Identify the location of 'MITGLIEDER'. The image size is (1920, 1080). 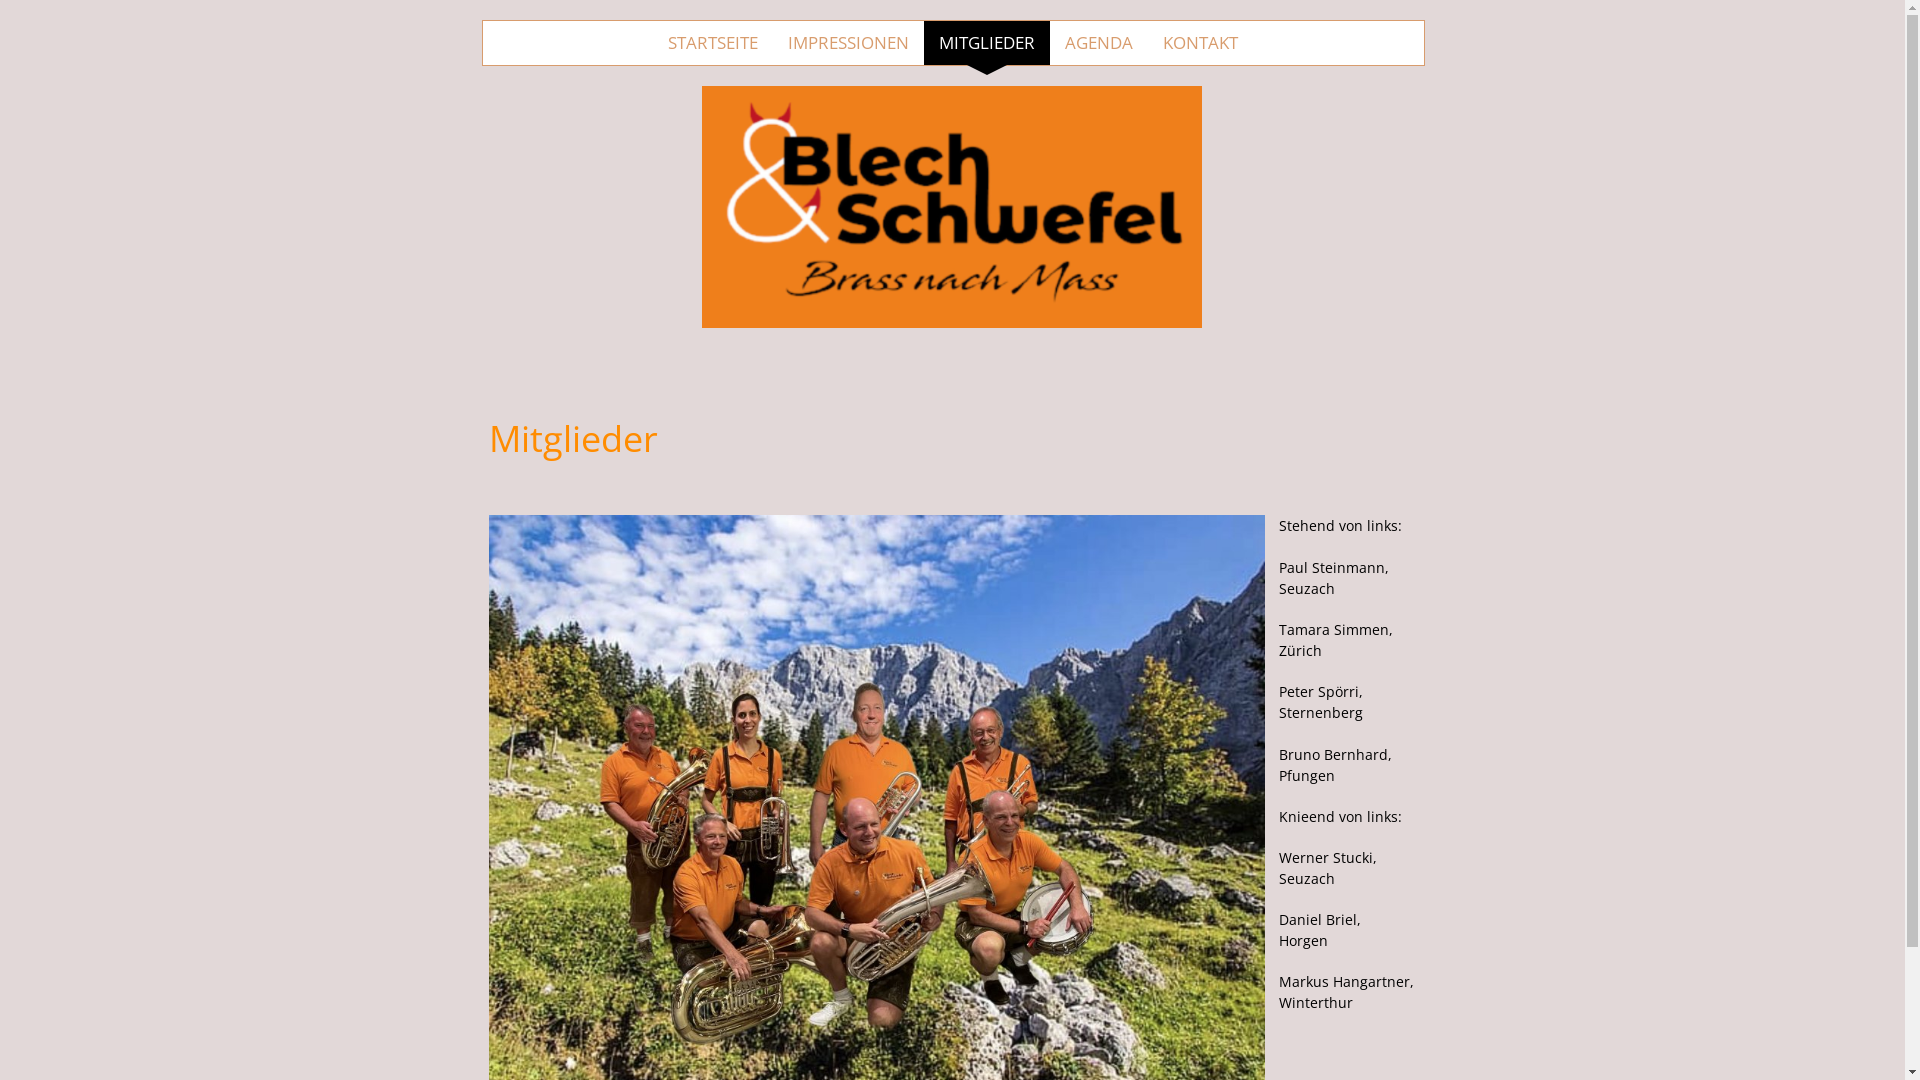
(987, 42).